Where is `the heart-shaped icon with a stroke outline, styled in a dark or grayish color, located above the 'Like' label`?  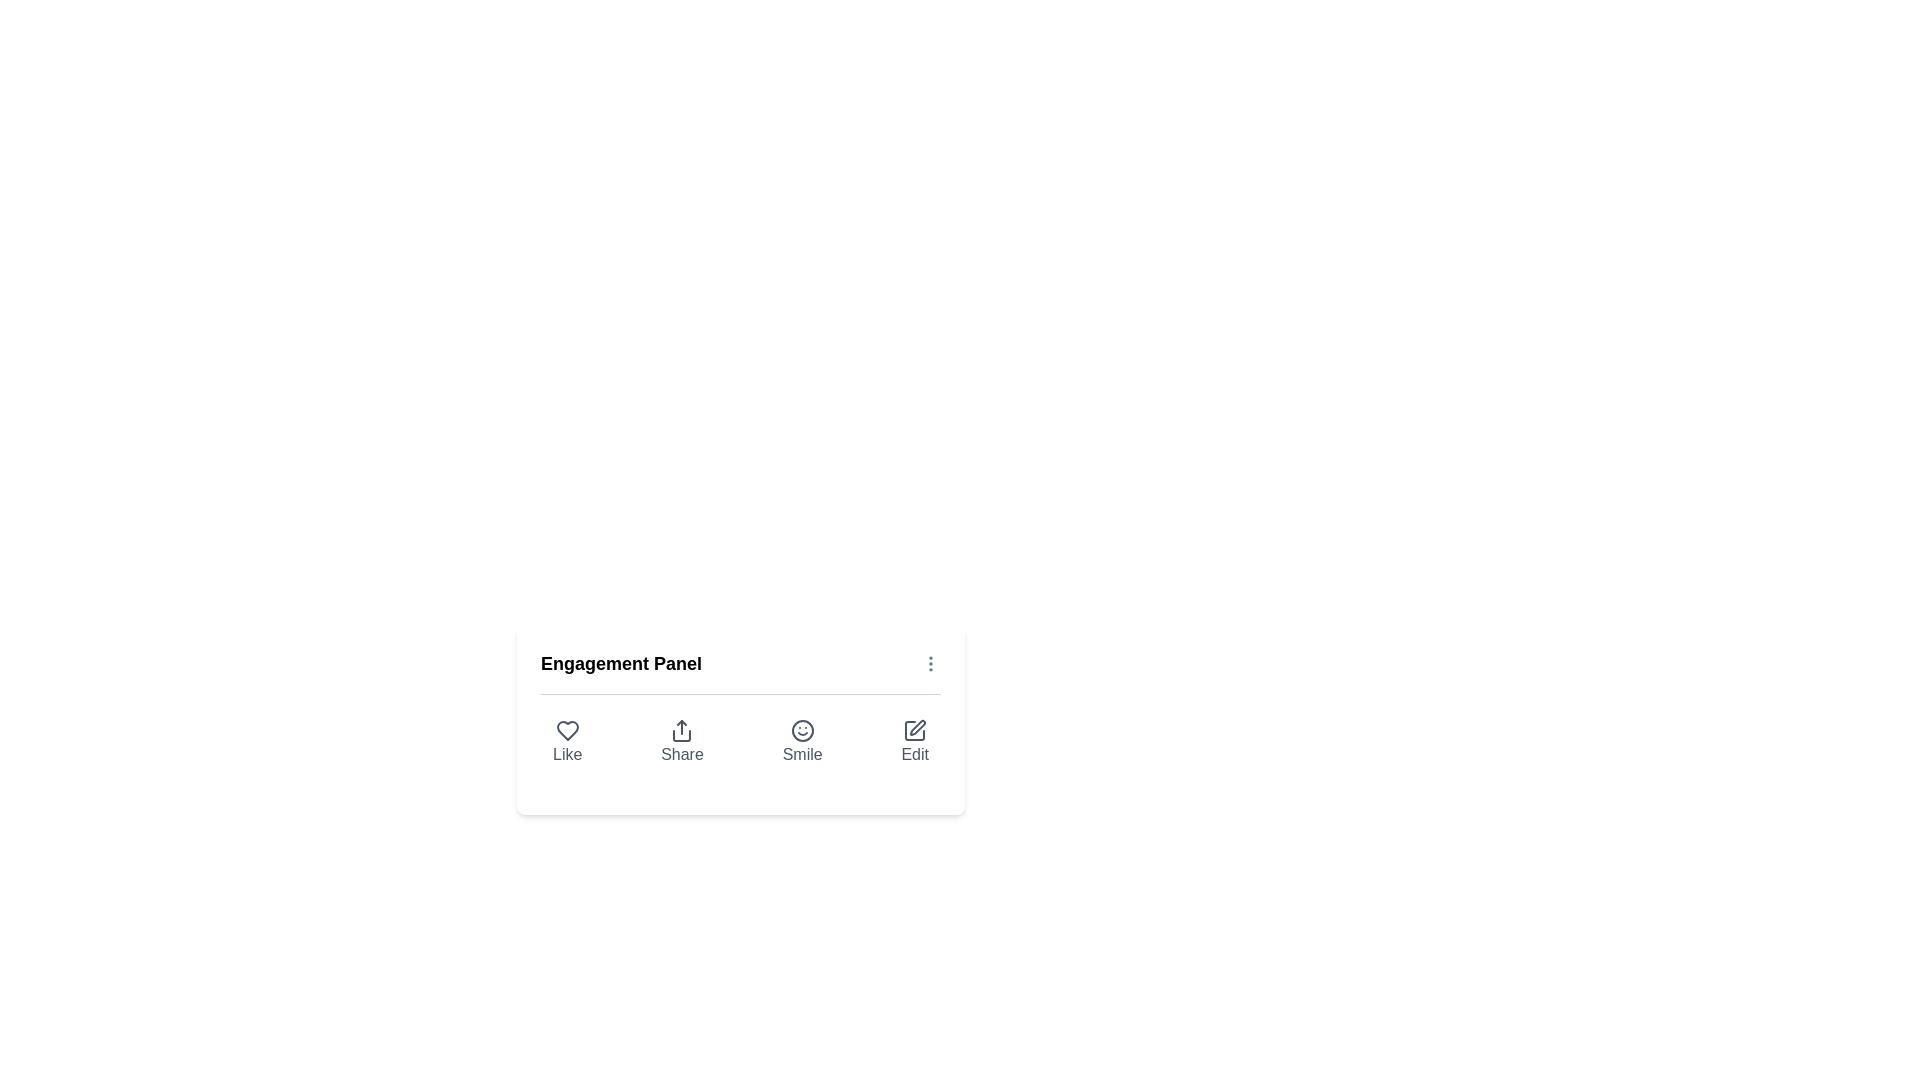 the heart-shaped icon with a stroke outline, styled in a dark or grayish color, located above the 'Like' label is located at coordinates (566, 731).